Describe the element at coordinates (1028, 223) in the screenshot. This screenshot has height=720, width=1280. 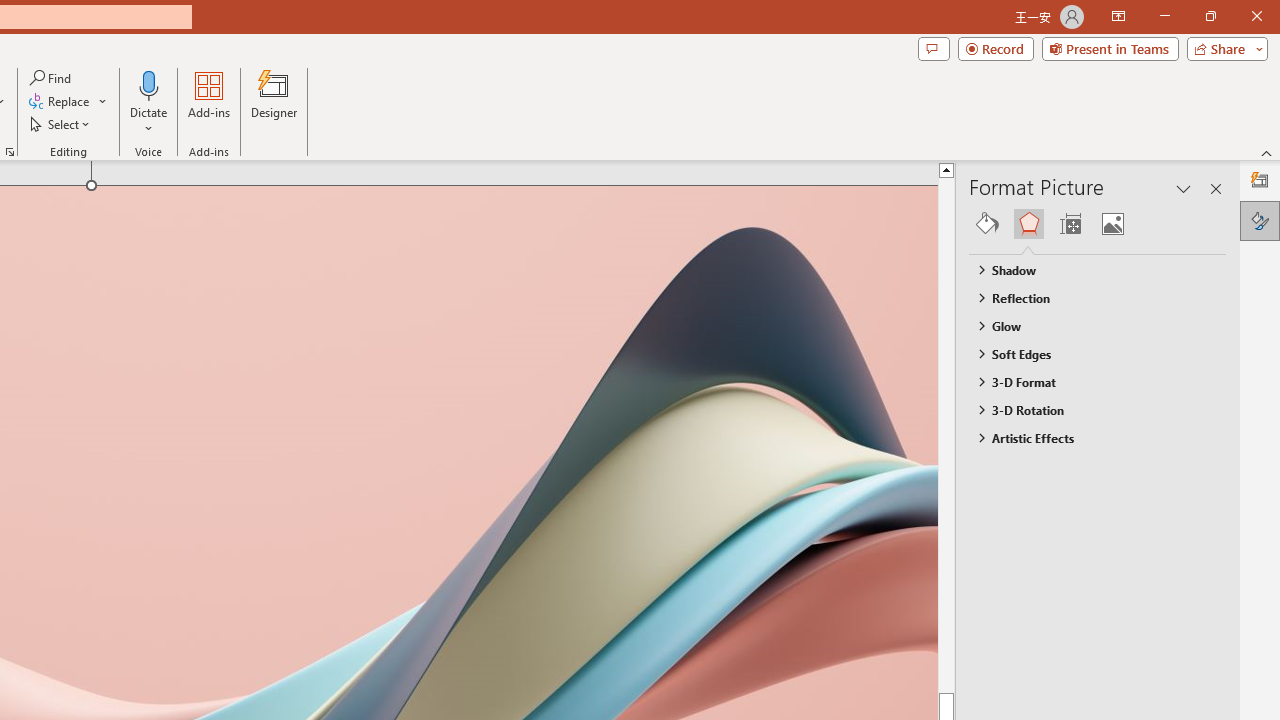
I see `'Effects'` at that location.